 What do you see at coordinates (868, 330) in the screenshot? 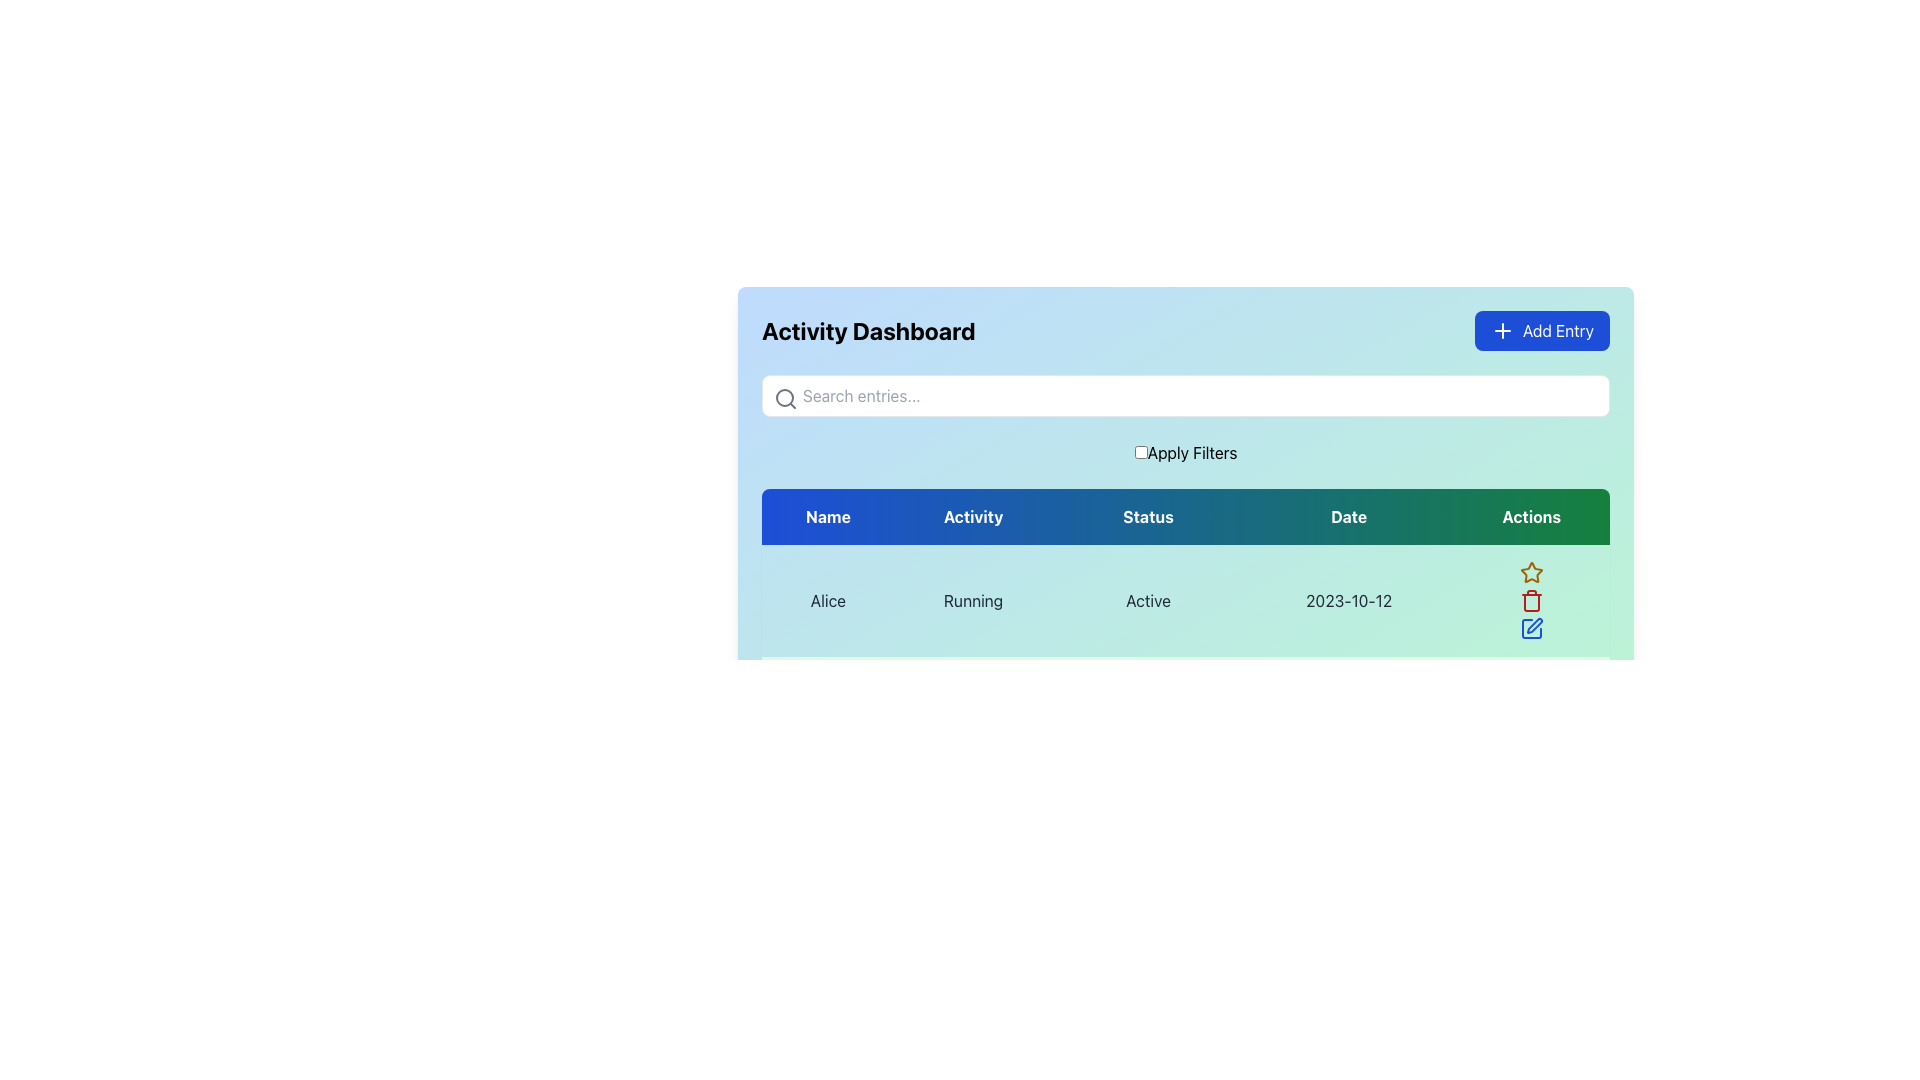
I see `bold and large text labeled 'Activity Dashboard' located in the top-left section of the interface` at bounding box center [868, 330].